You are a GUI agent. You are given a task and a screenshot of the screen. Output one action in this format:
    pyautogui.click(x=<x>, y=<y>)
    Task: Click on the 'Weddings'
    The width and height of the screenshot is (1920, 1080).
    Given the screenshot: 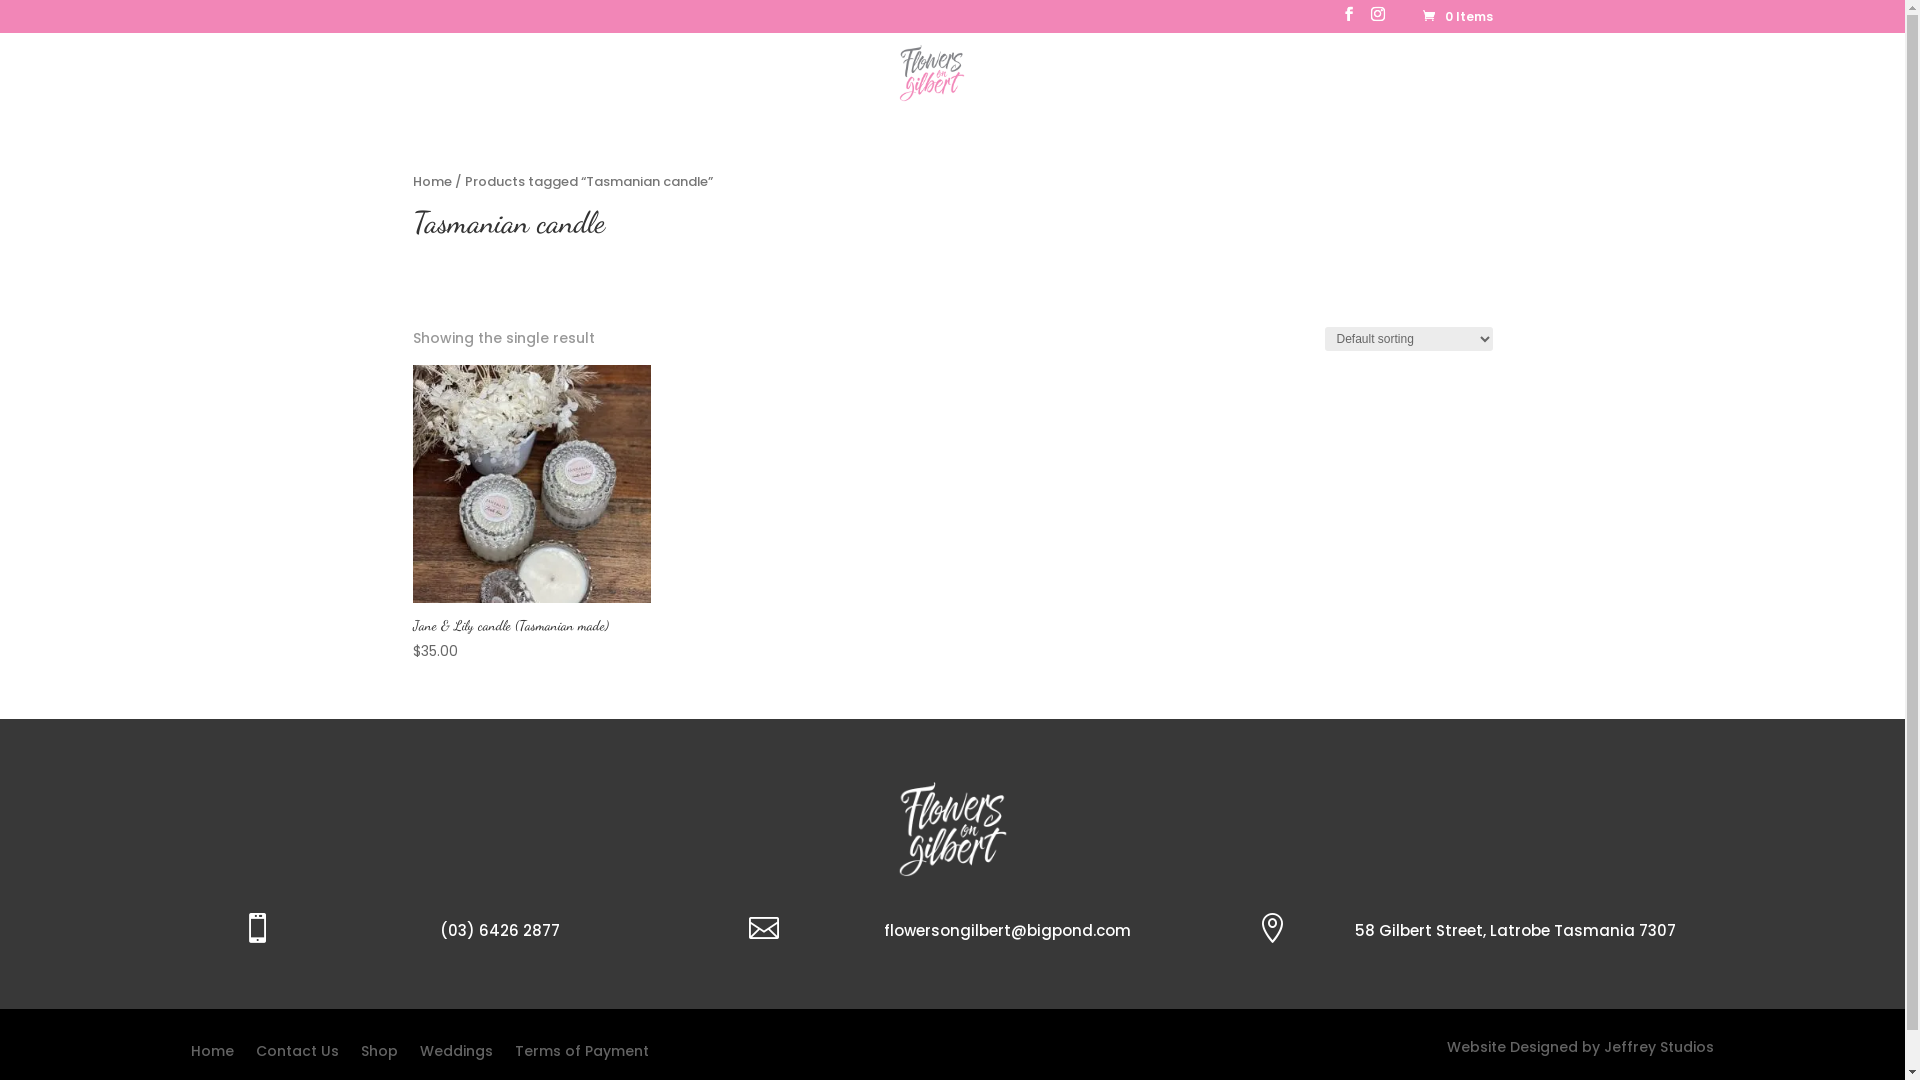 What is the action you would take?
    pyautogui.click(x=989, y=88)
    